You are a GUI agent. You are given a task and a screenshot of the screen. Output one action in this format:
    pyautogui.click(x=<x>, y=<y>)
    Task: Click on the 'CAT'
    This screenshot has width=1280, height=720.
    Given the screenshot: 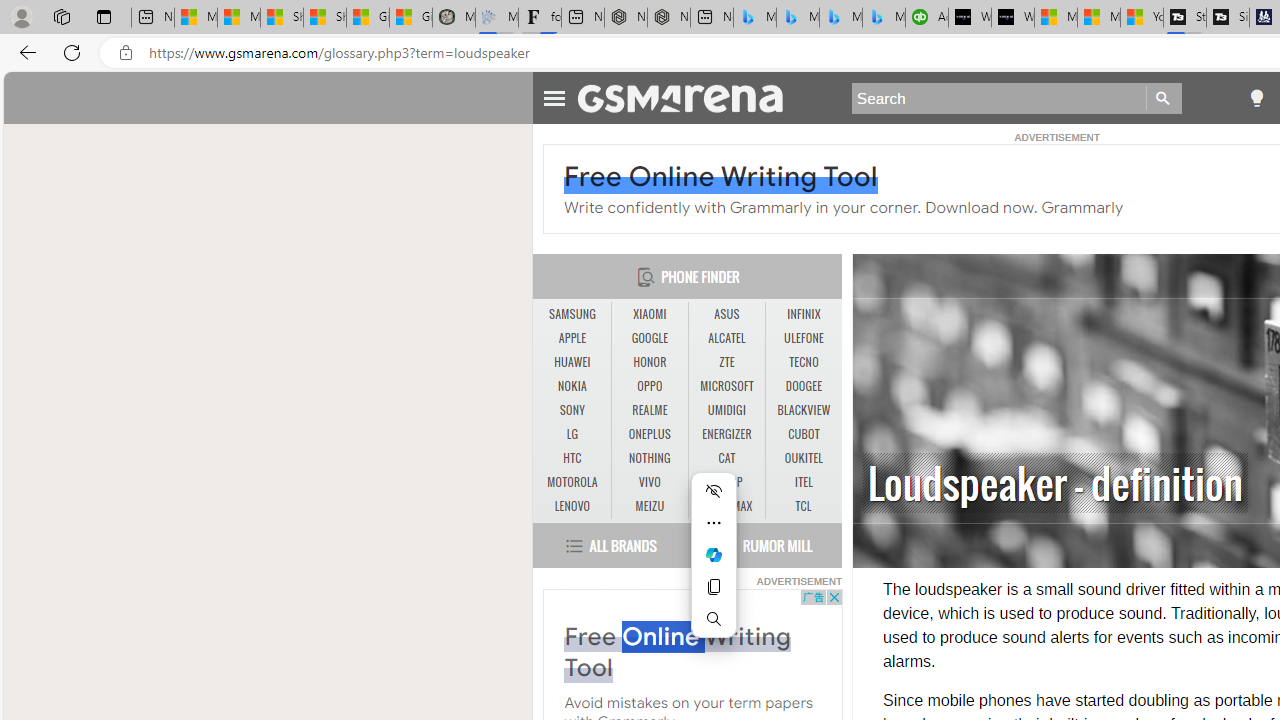 What is the action you would take?
    pyautogui.click(x=726, y=458)
    